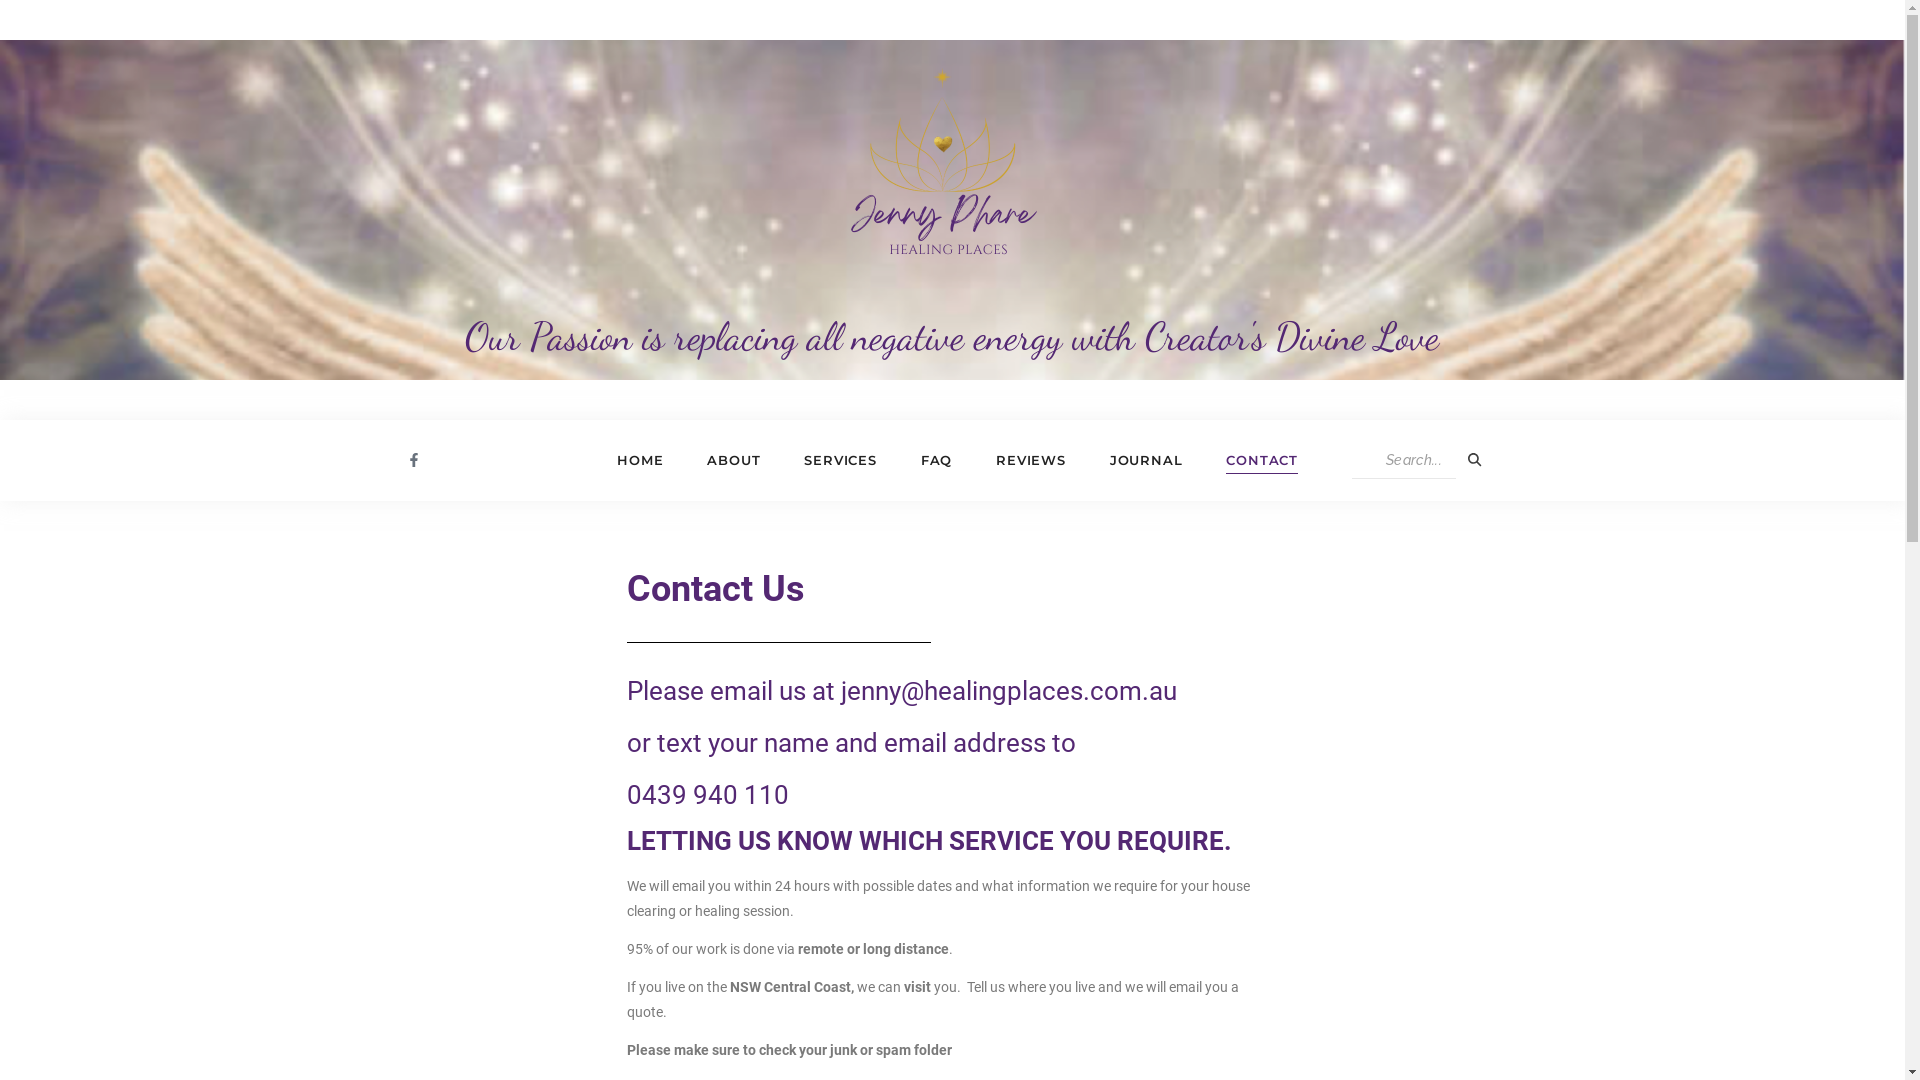  What do you see at coordinates (1402, 460) in the screenshot?
I see `'Search'` at bounding box center [1402, 460].